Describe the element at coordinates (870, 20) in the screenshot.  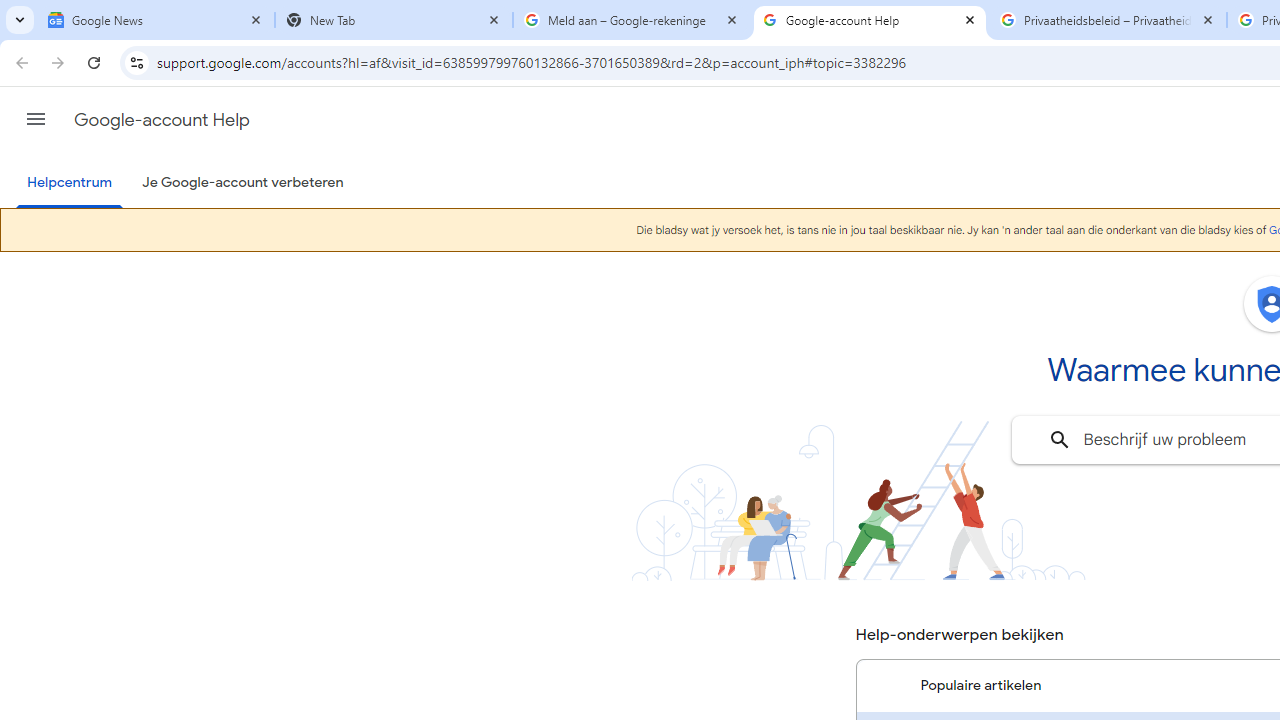
I see `'Google-account Help'` at that location.